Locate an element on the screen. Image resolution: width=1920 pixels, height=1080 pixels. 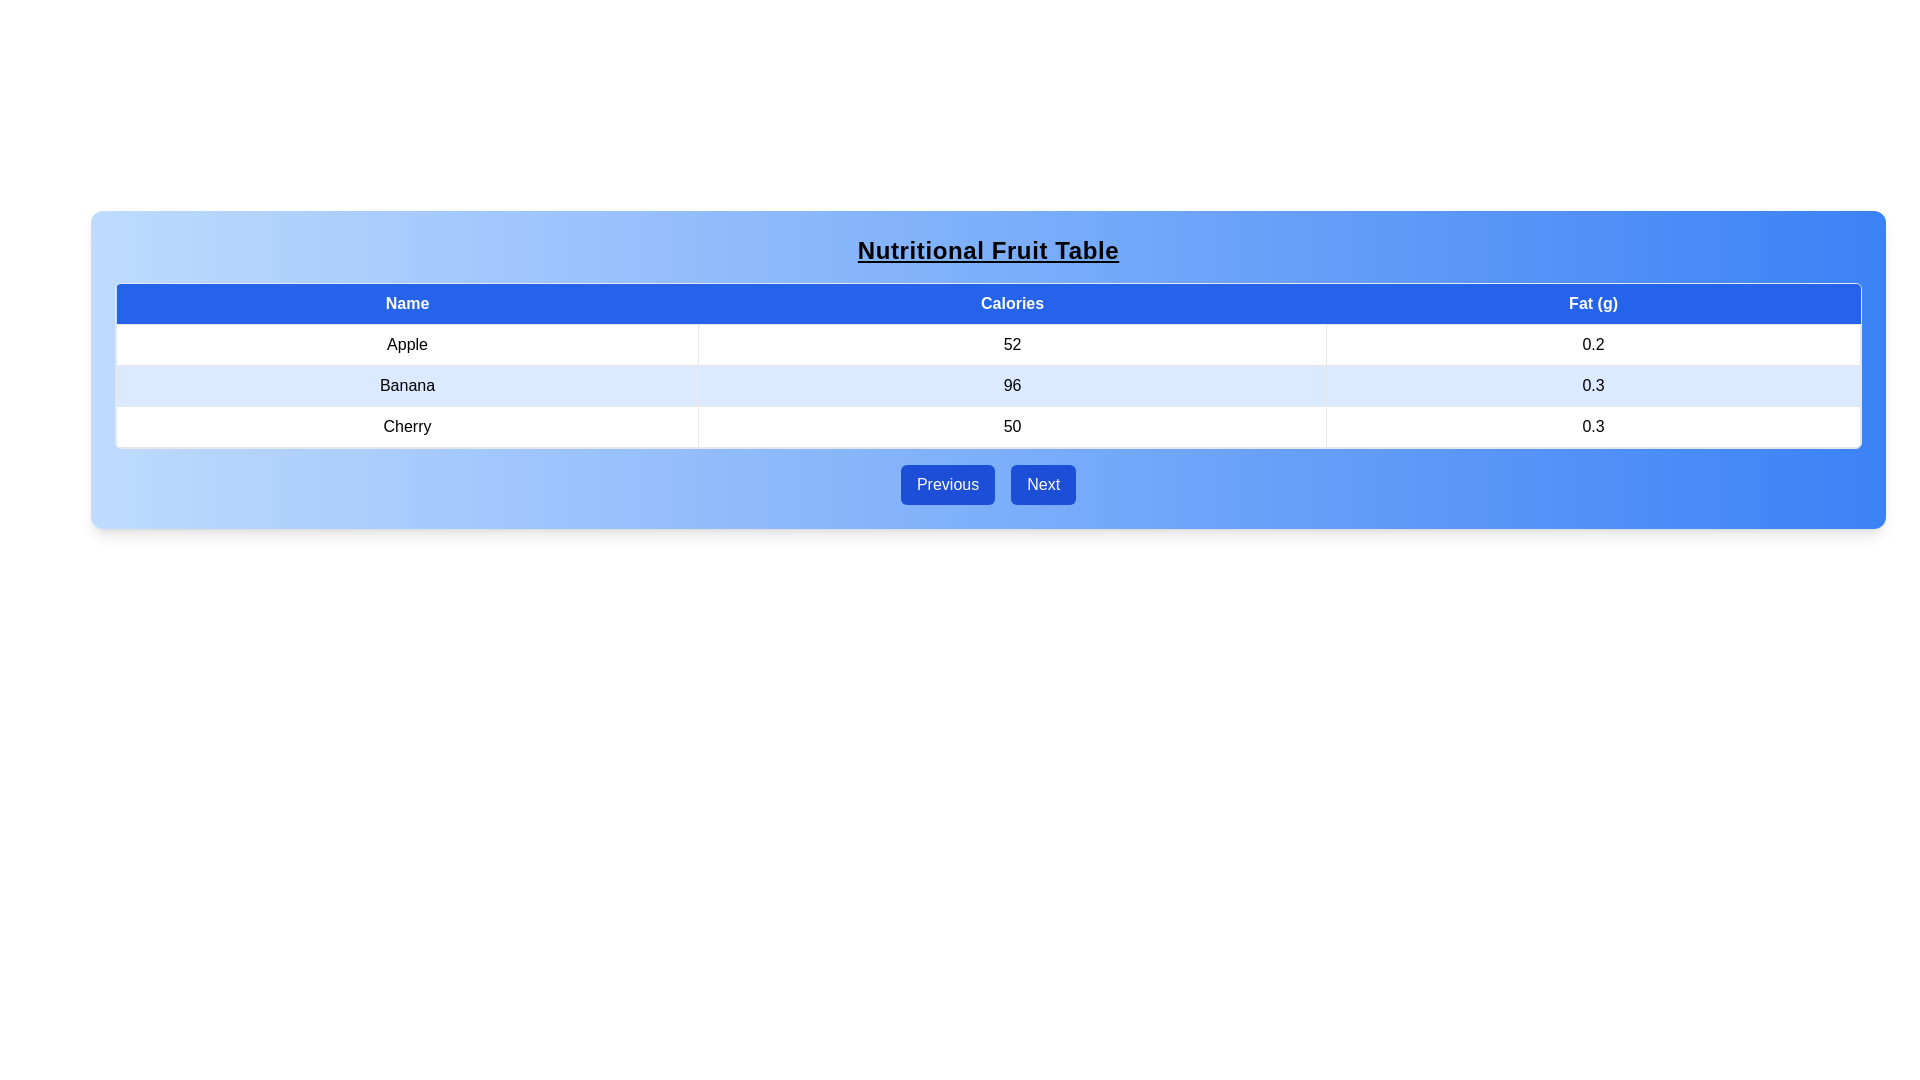
the 'Calories' table header is located at coordinates (1012, 304).